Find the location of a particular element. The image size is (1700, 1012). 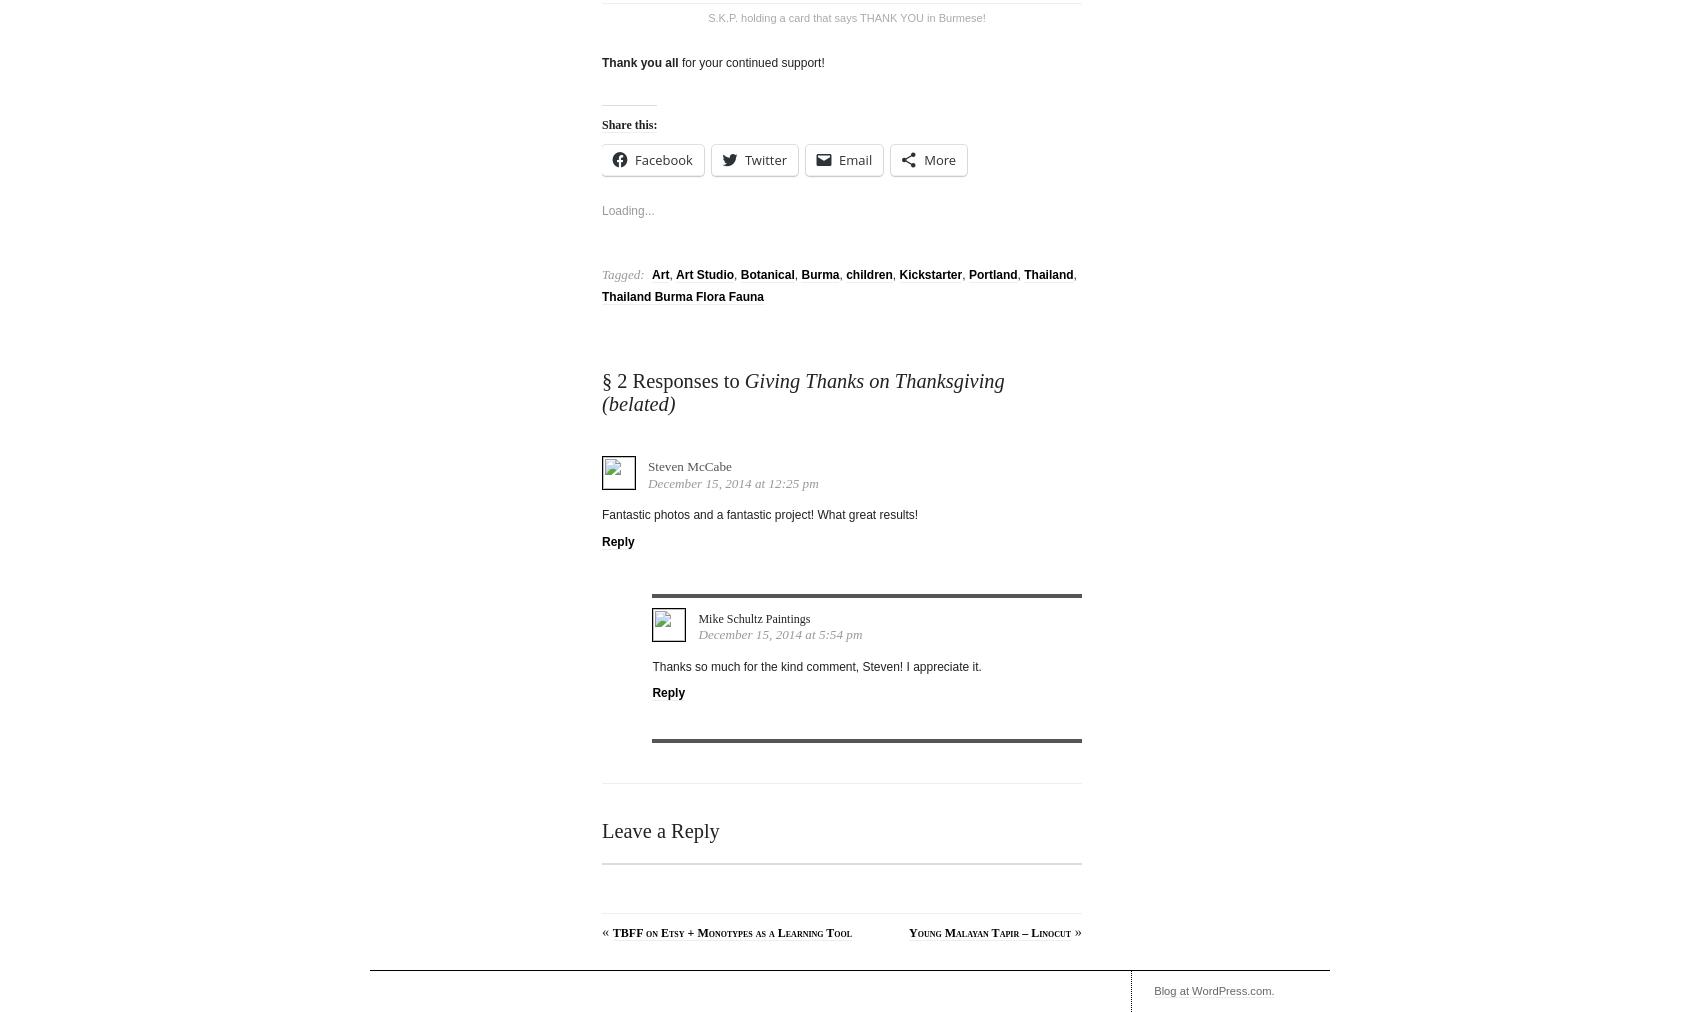

'Email' is located at coordinates (855, 159).